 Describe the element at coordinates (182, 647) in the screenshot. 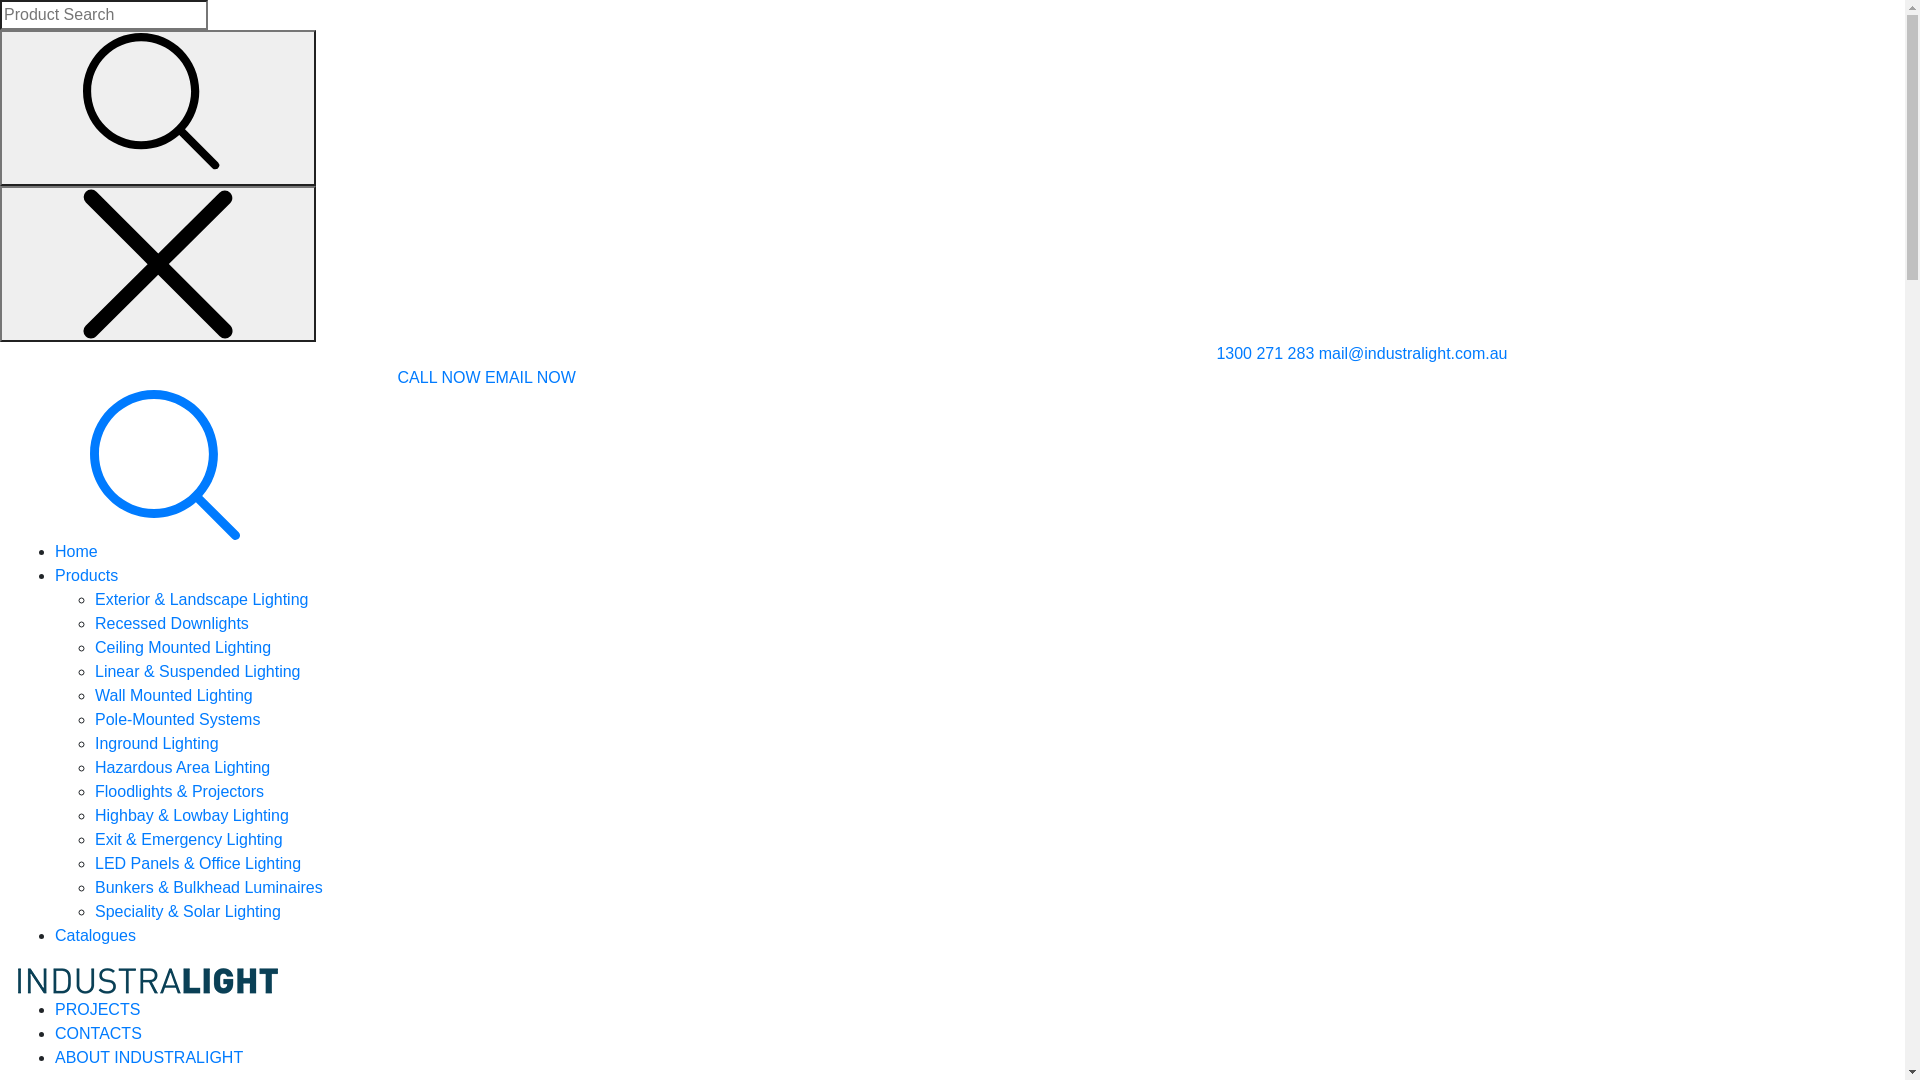

I see `'Ceiling Mounted Lighting'` at that location.